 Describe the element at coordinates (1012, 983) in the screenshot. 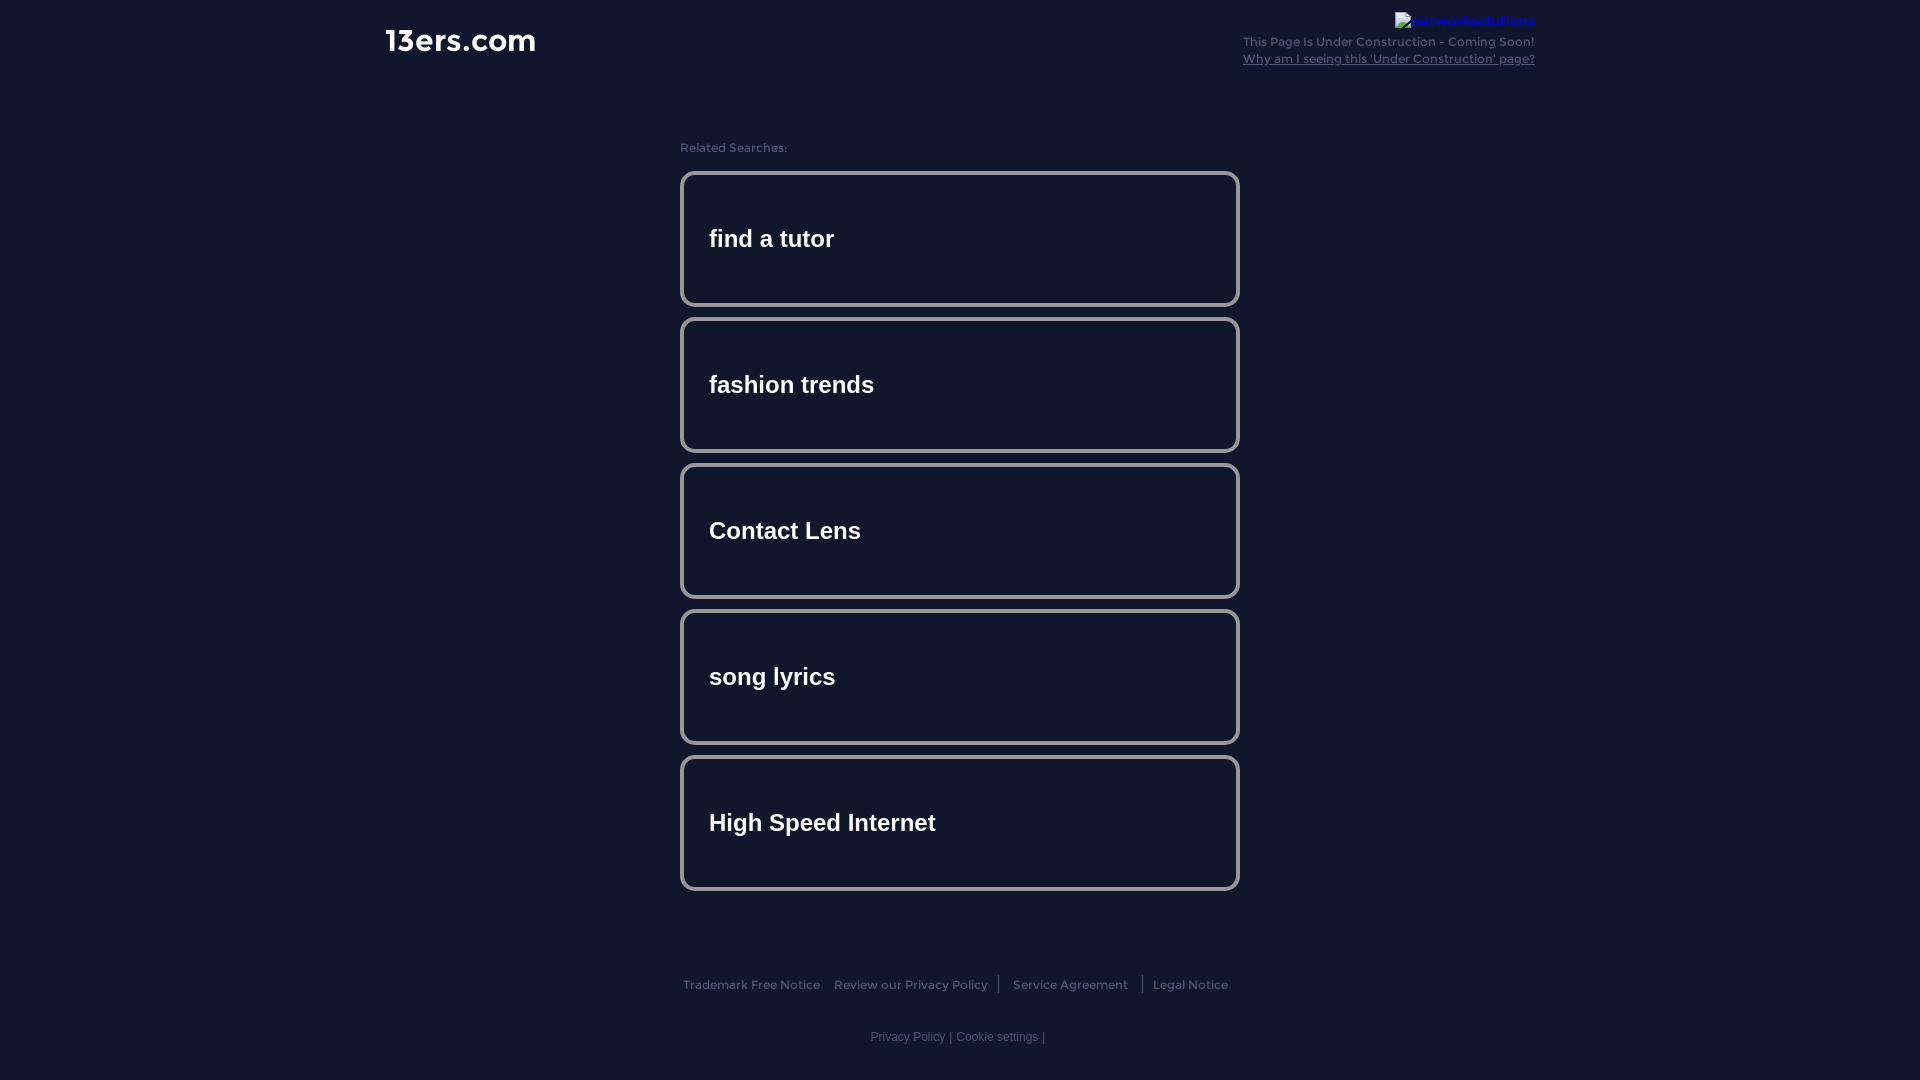

I see `'Service Agreement'` at that location.